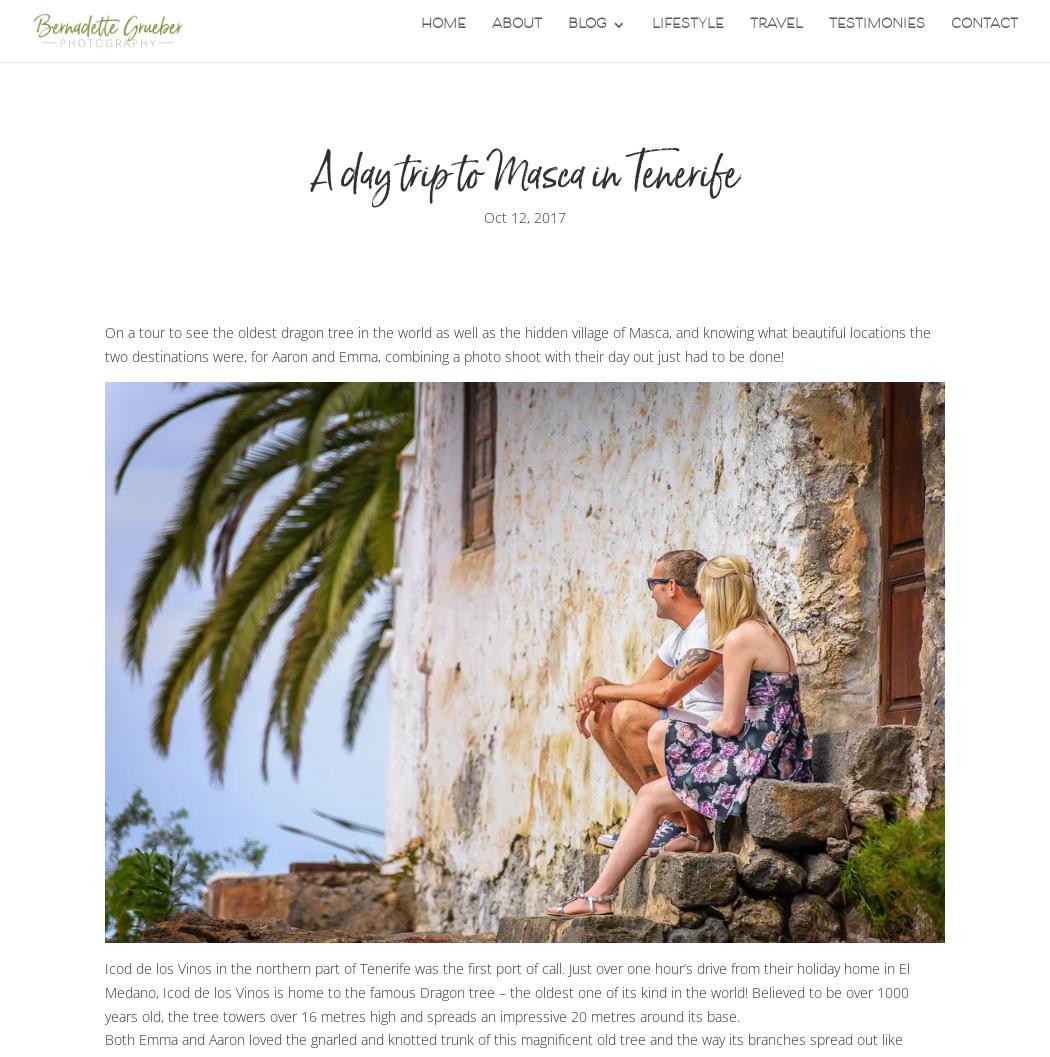 This screenshot has height=1057, width=1050. I want to click on 'On a tour to see the oldest dragon tree in the world as well as the hidden village of Masca, and knowing what beautiful locations the two destinations were, for Aaron and Emma, combining a photo shoot with their day out just had to be done!', so click(516, 343).